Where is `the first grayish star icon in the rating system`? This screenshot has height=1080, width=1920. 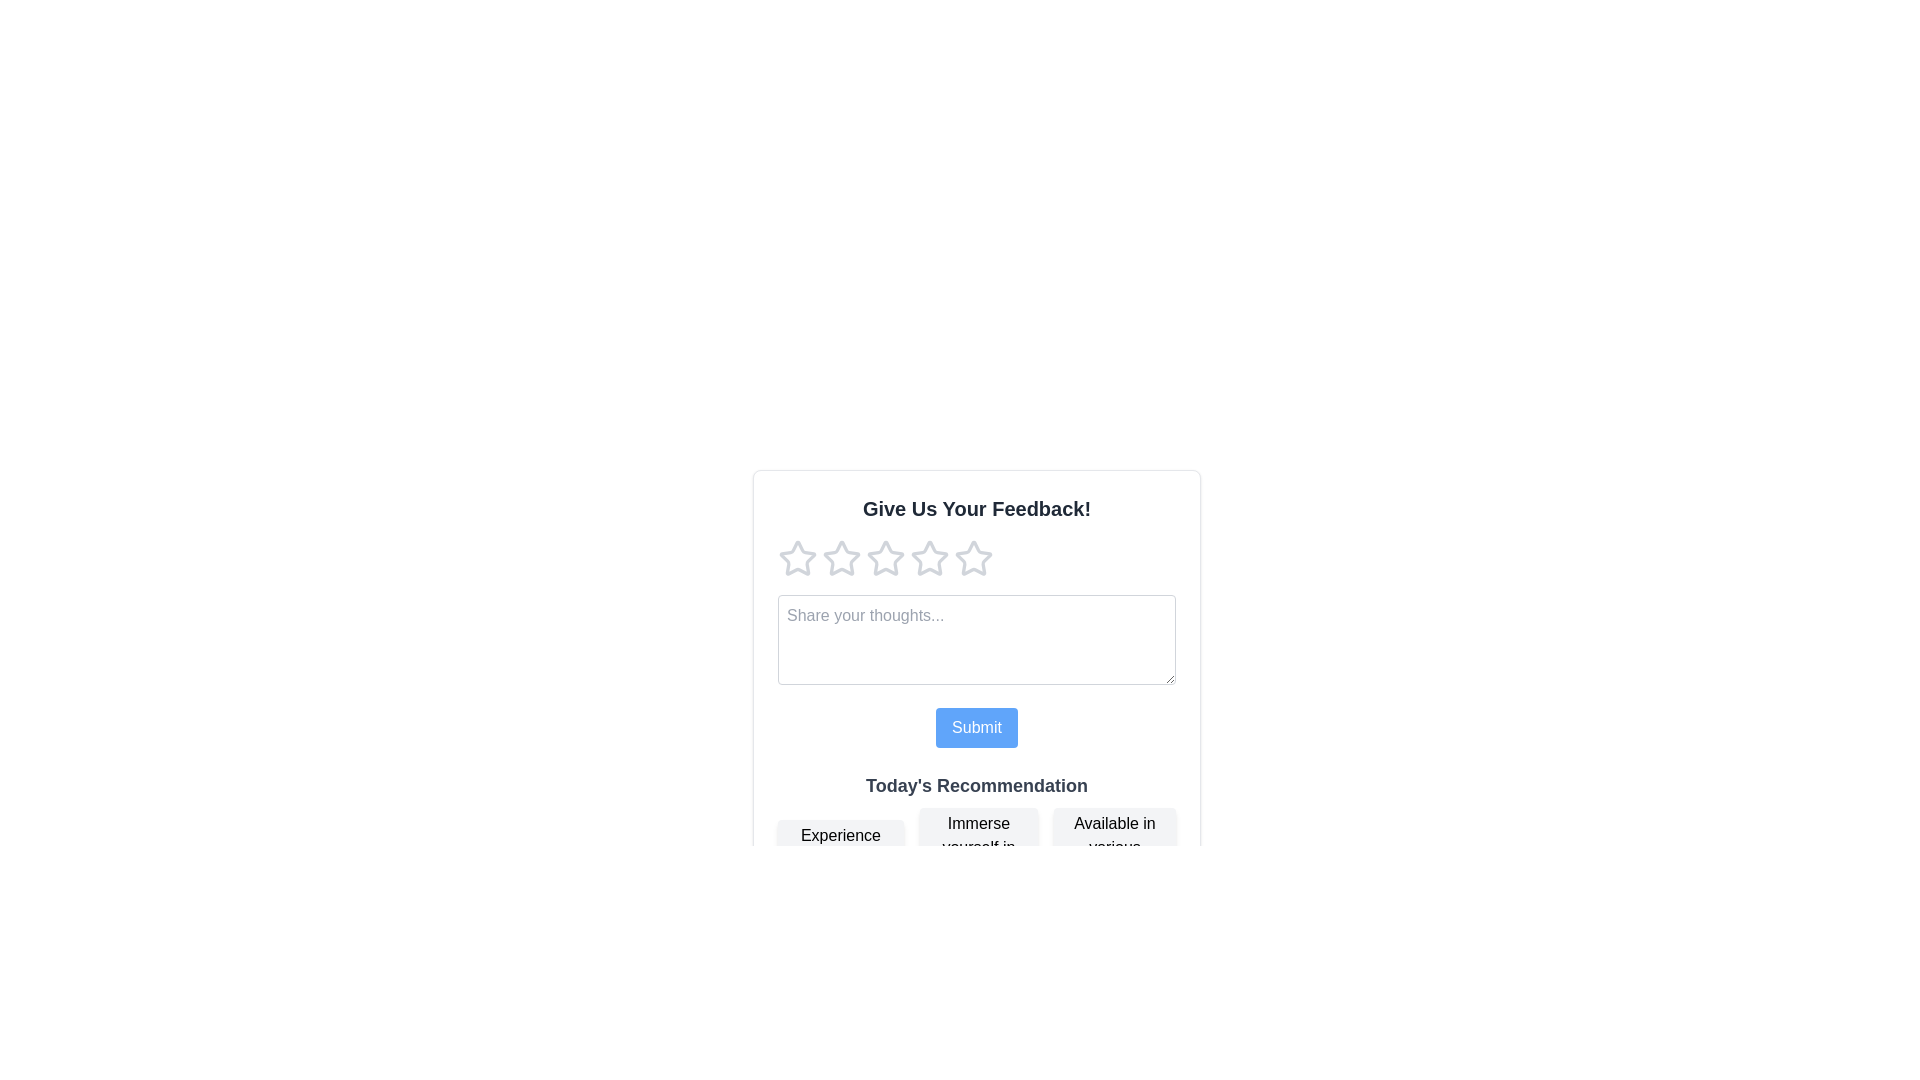
the first grayish star icon in the rating system is located at coordinates (796, 558).